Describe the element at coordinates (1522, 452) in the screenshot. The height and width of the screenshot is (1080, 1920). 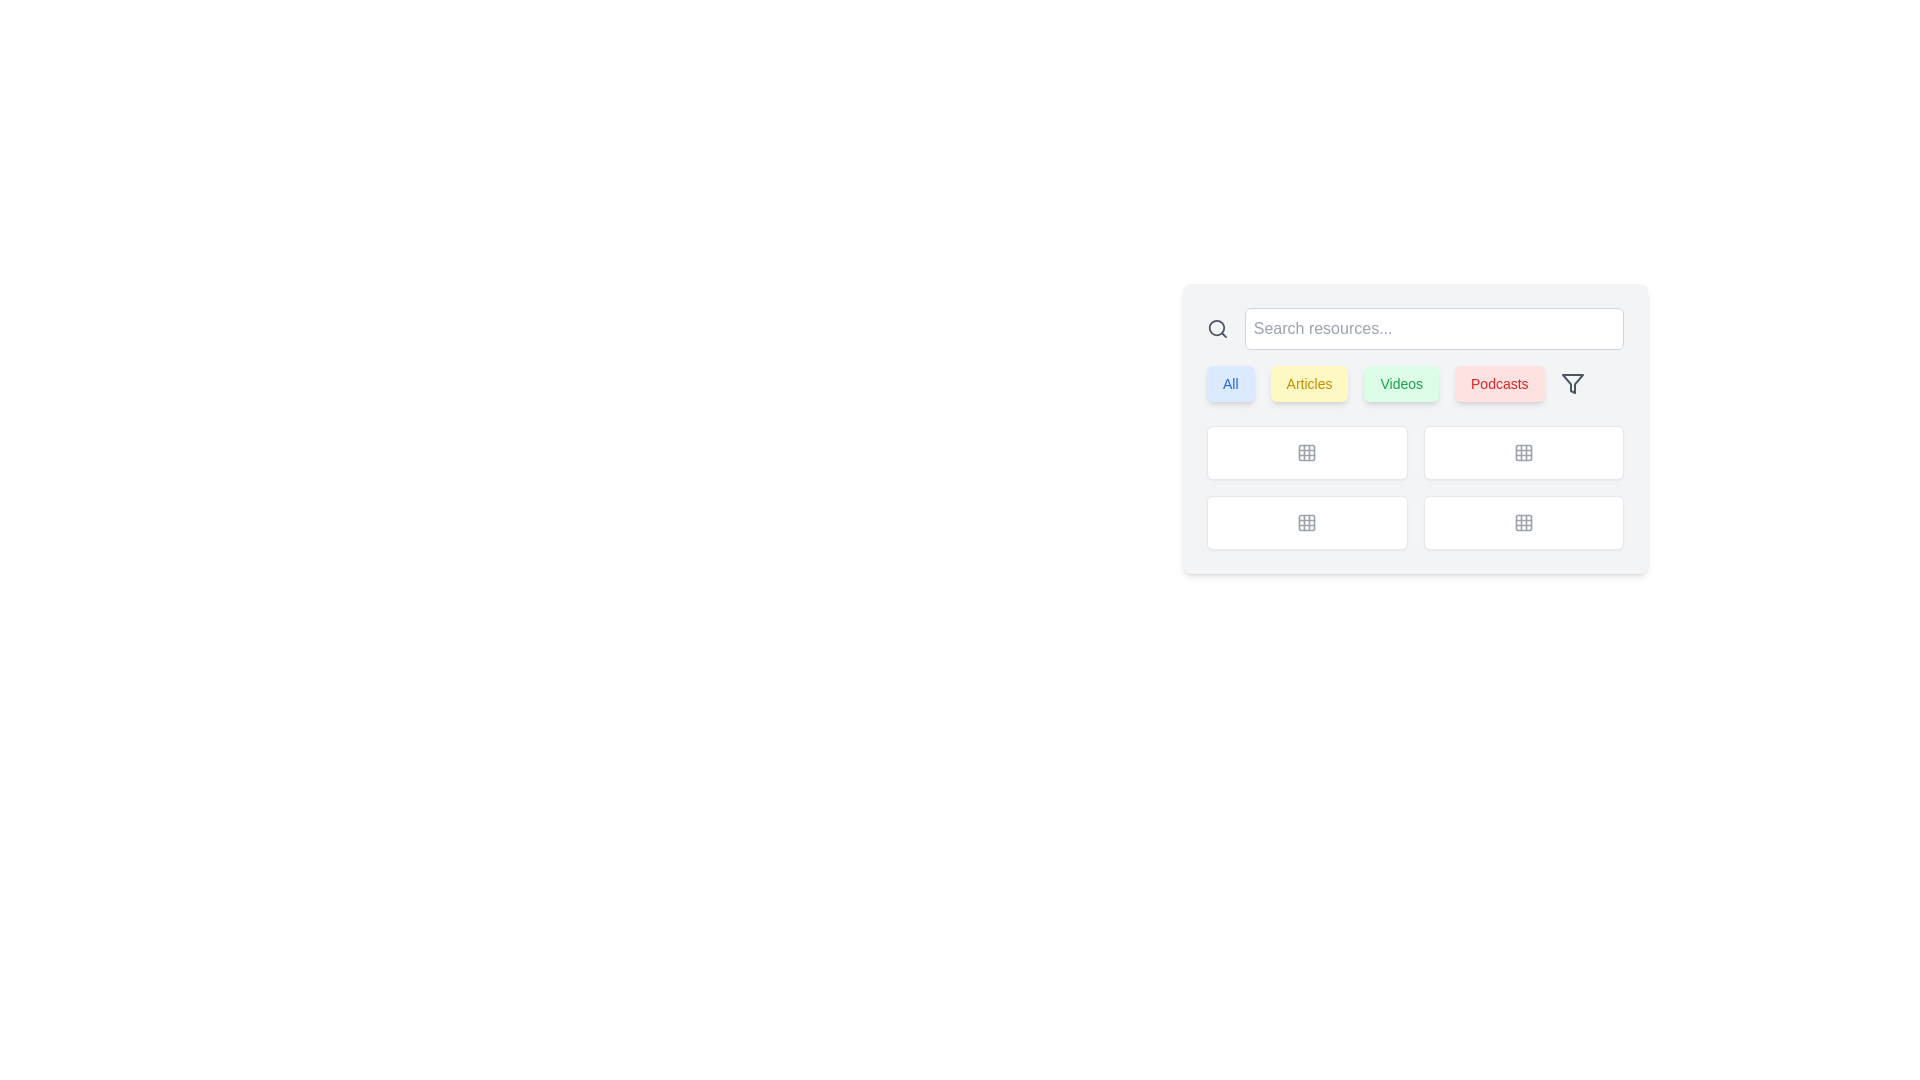
I see `the grid or layout view icon located in the lower-right button of the group of six evenly spaced buttons in the central interface box` at that location.